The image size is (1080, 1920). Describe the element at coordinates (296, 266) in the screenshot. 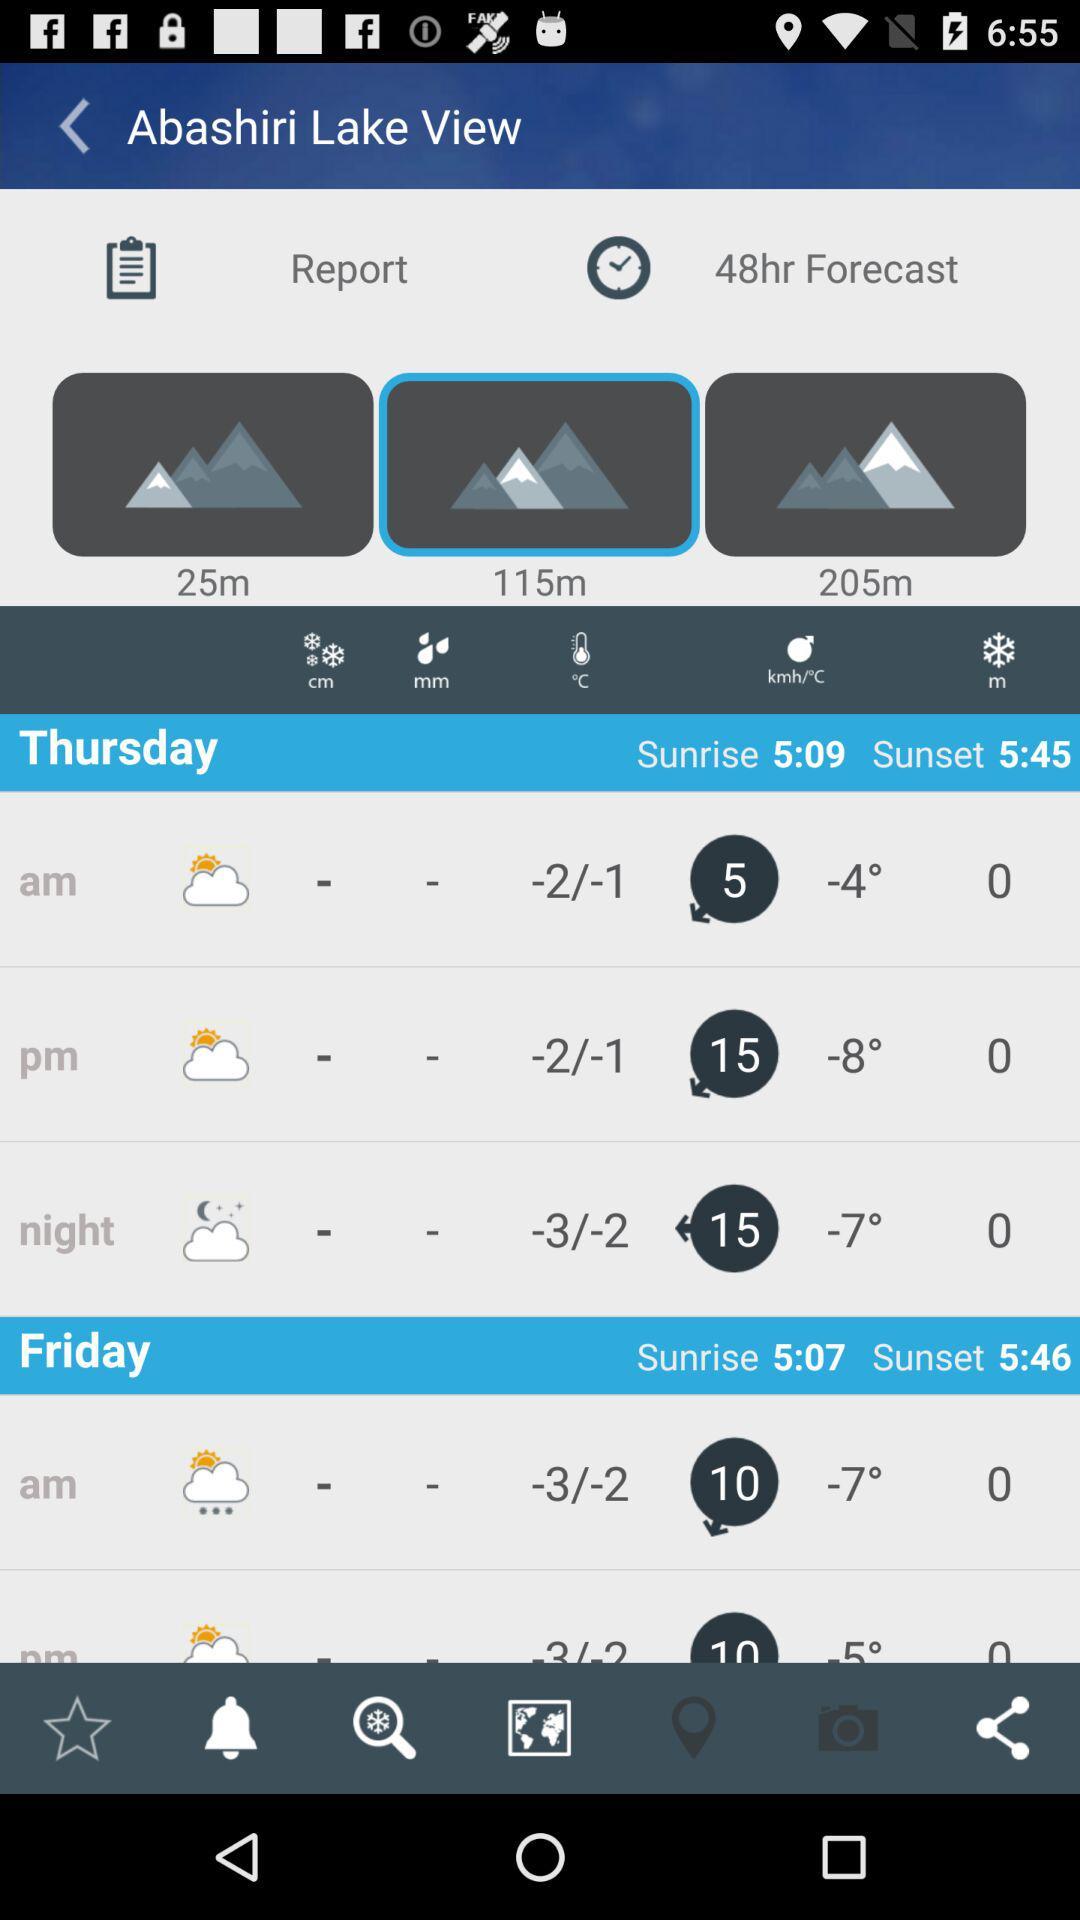

I see `report button` at that location.